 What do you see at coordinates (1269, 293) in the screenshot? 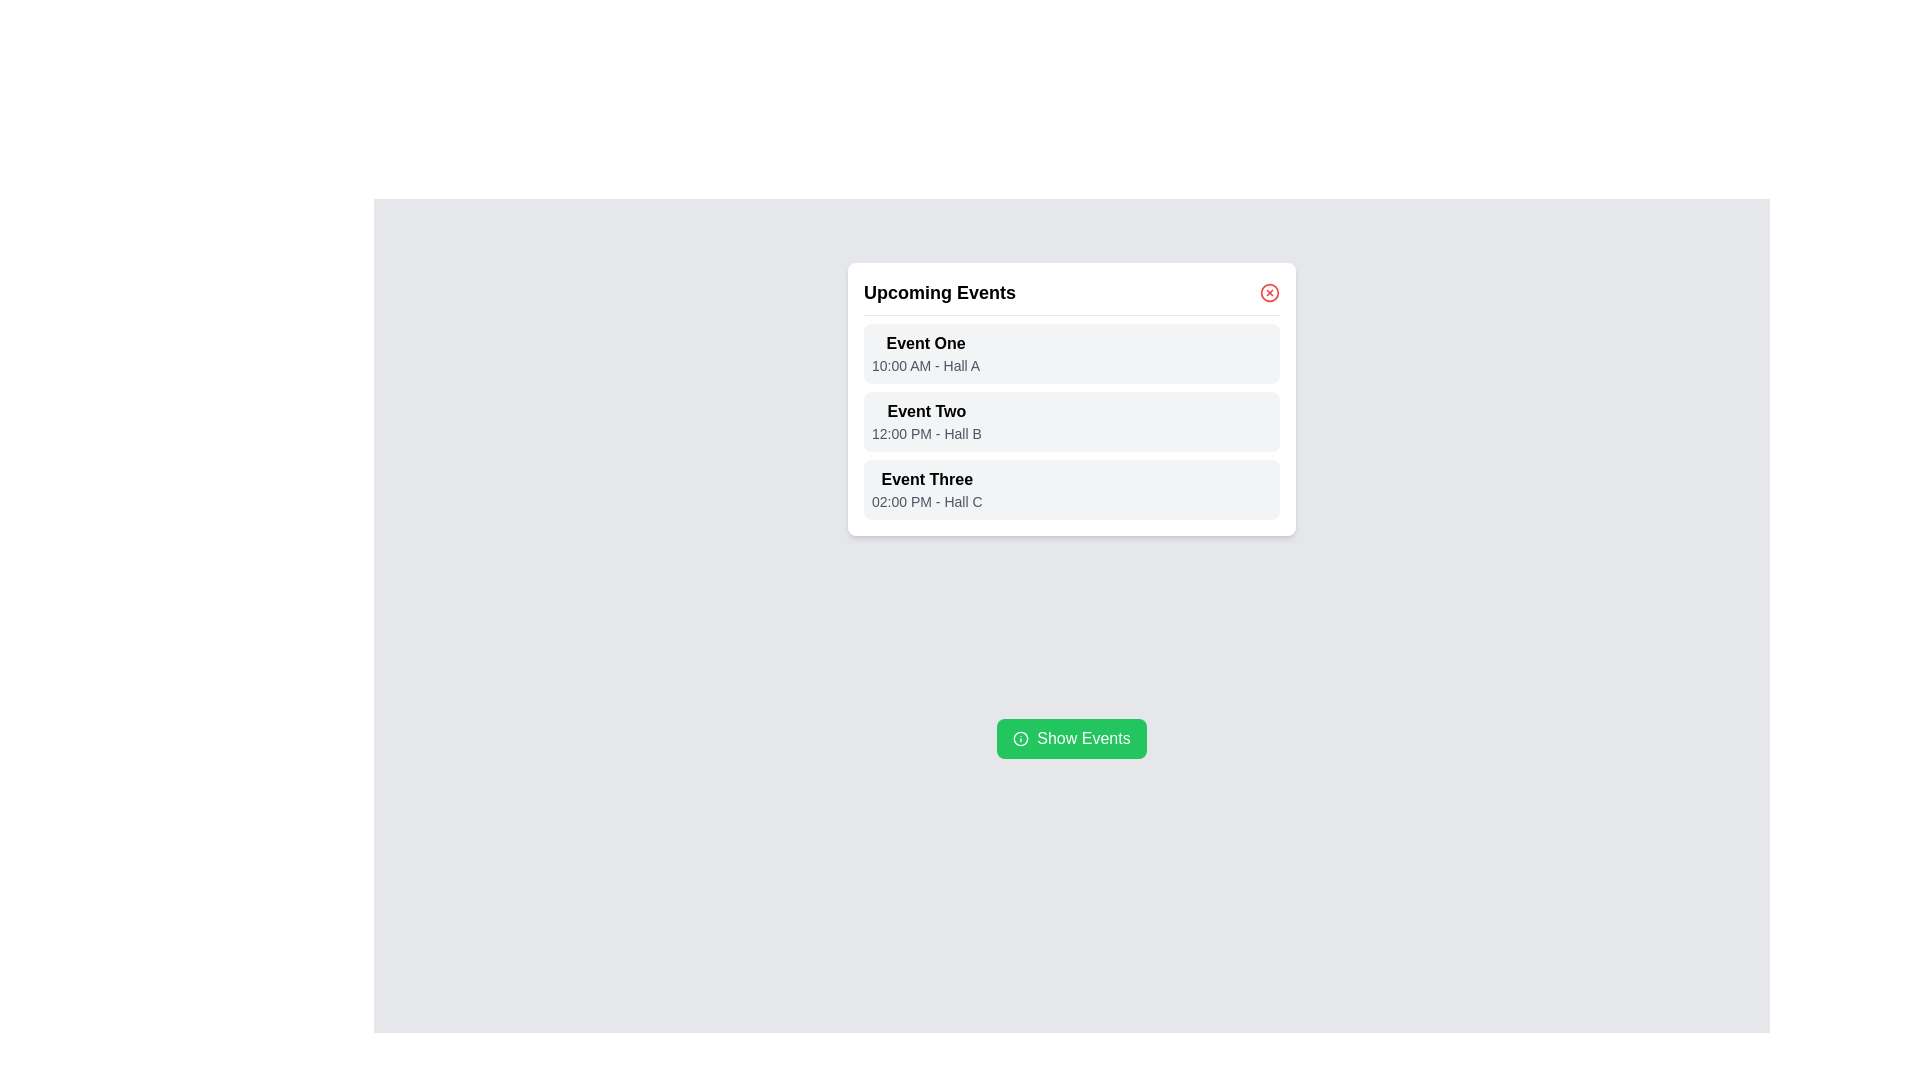
I see `the graphical circle that serves as the boundary for the close action button located at the top-right corner of the 'Upcoming Events' card` at bounding box center [1269, 293].